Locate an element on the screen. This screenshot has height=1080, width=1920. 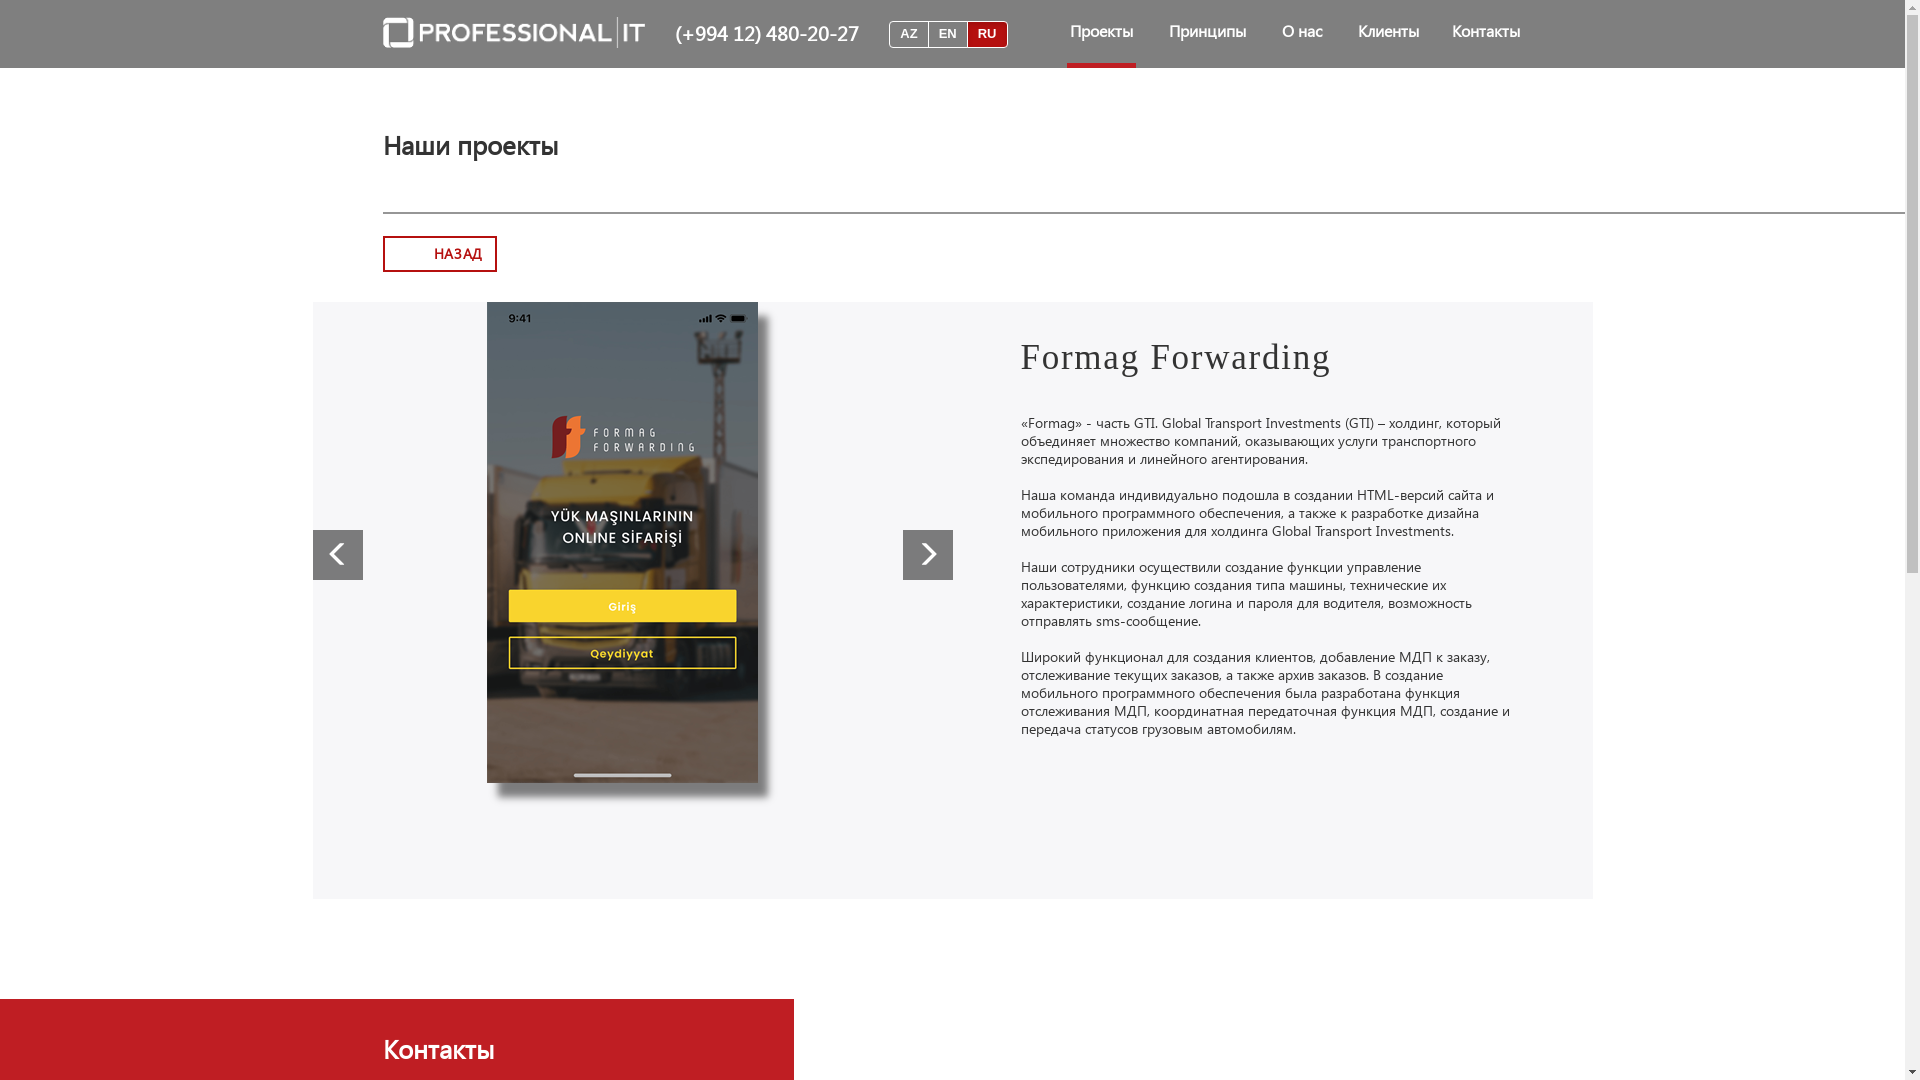
'EN' is located at coordinates (947, 34).